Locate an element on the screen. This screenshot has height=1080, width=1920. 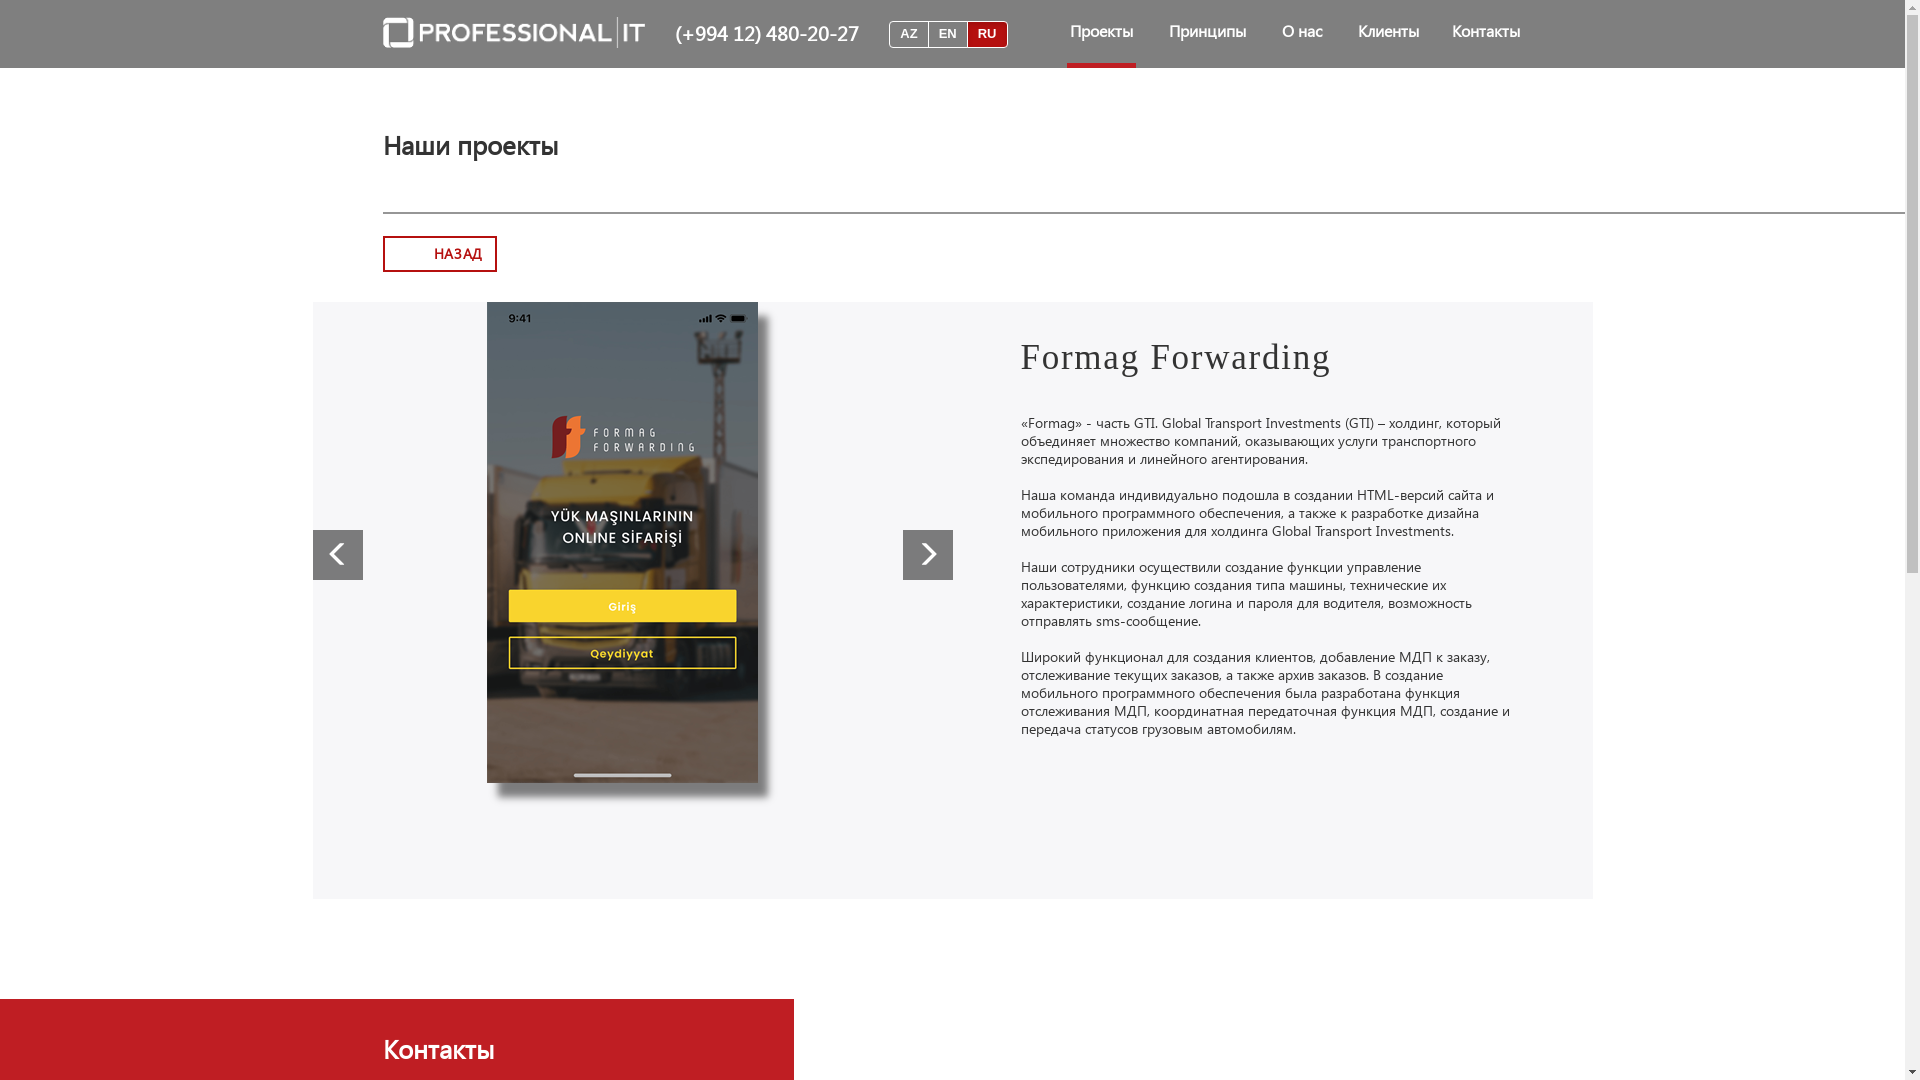
'EN' is located at coordinates (947, 34).